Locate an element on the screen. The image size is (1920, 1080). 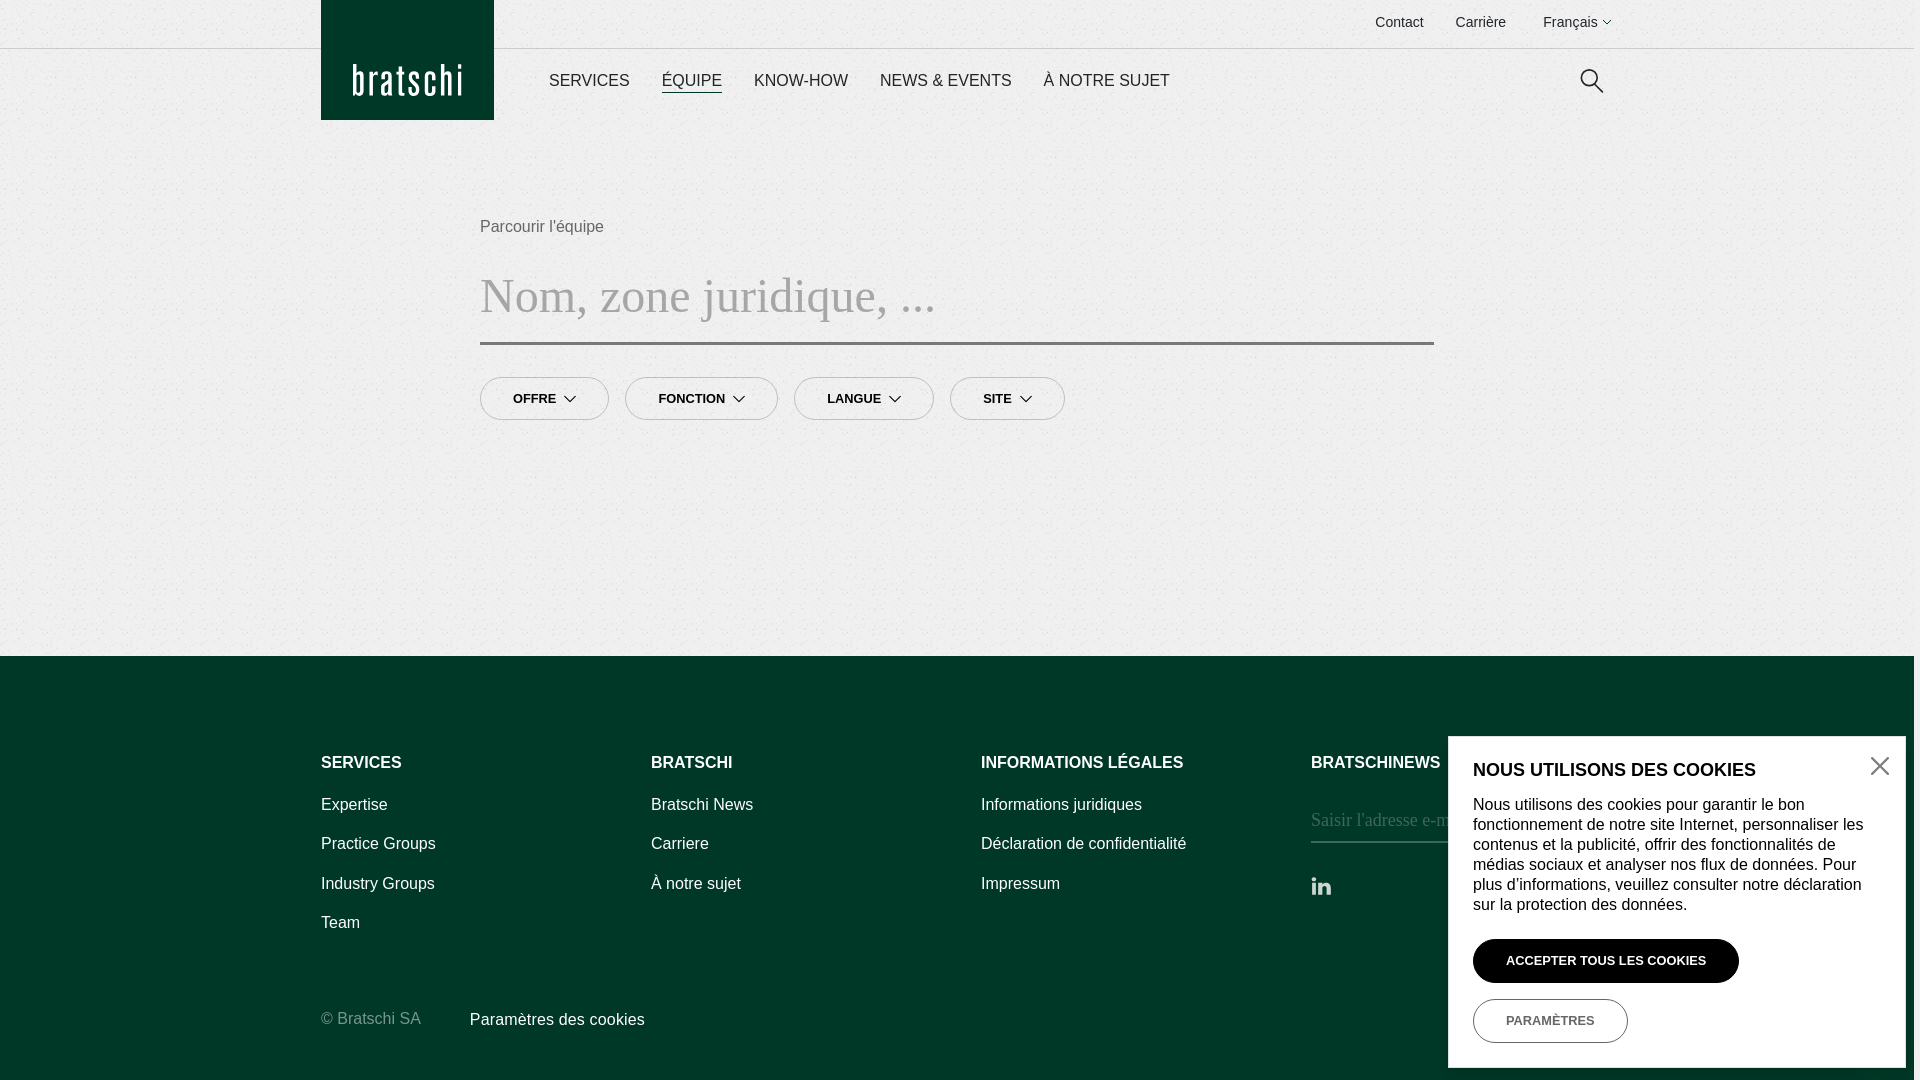
'Carriere' is located at coordinates (680, 844).